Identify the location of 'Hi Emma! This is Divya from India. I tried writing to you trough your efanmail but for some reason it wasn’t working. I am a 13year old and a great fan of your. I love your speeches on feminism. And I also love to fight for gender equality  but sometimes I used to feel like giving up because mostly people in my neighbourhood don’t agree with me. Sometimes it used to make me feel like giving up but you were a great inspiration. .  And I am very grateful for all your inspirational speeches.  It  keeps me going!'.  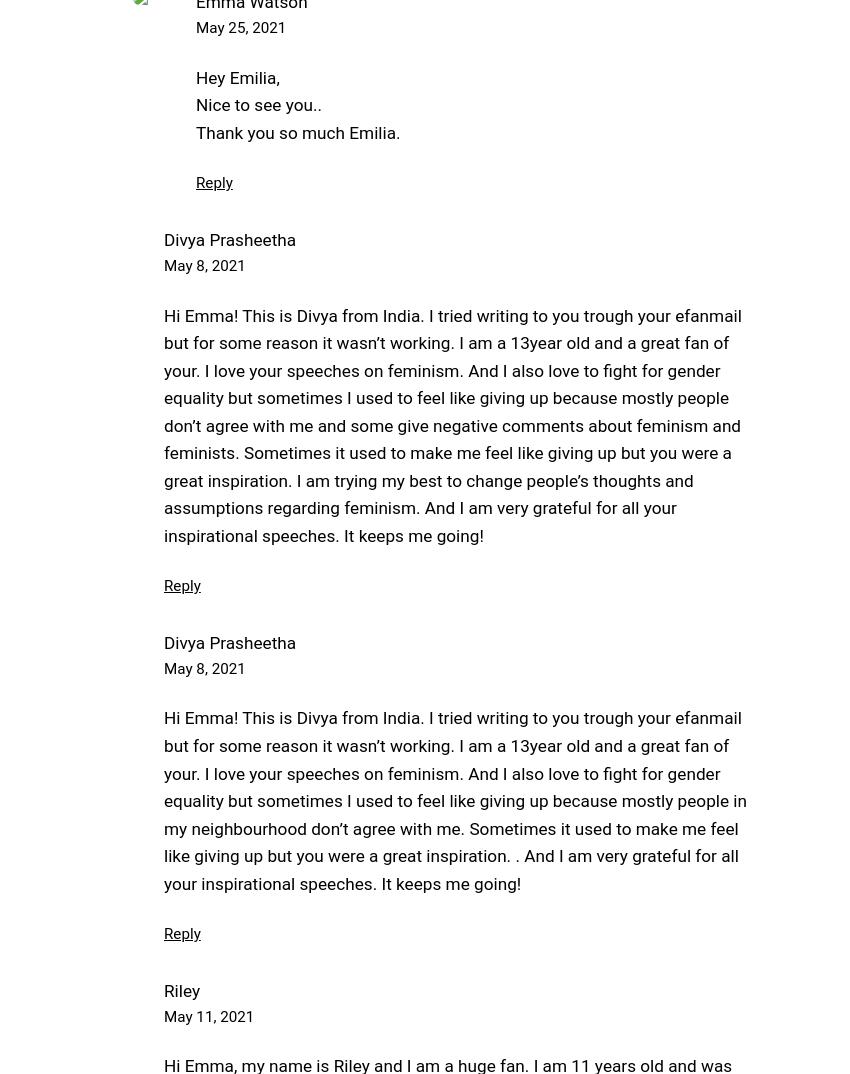
(454, 799).